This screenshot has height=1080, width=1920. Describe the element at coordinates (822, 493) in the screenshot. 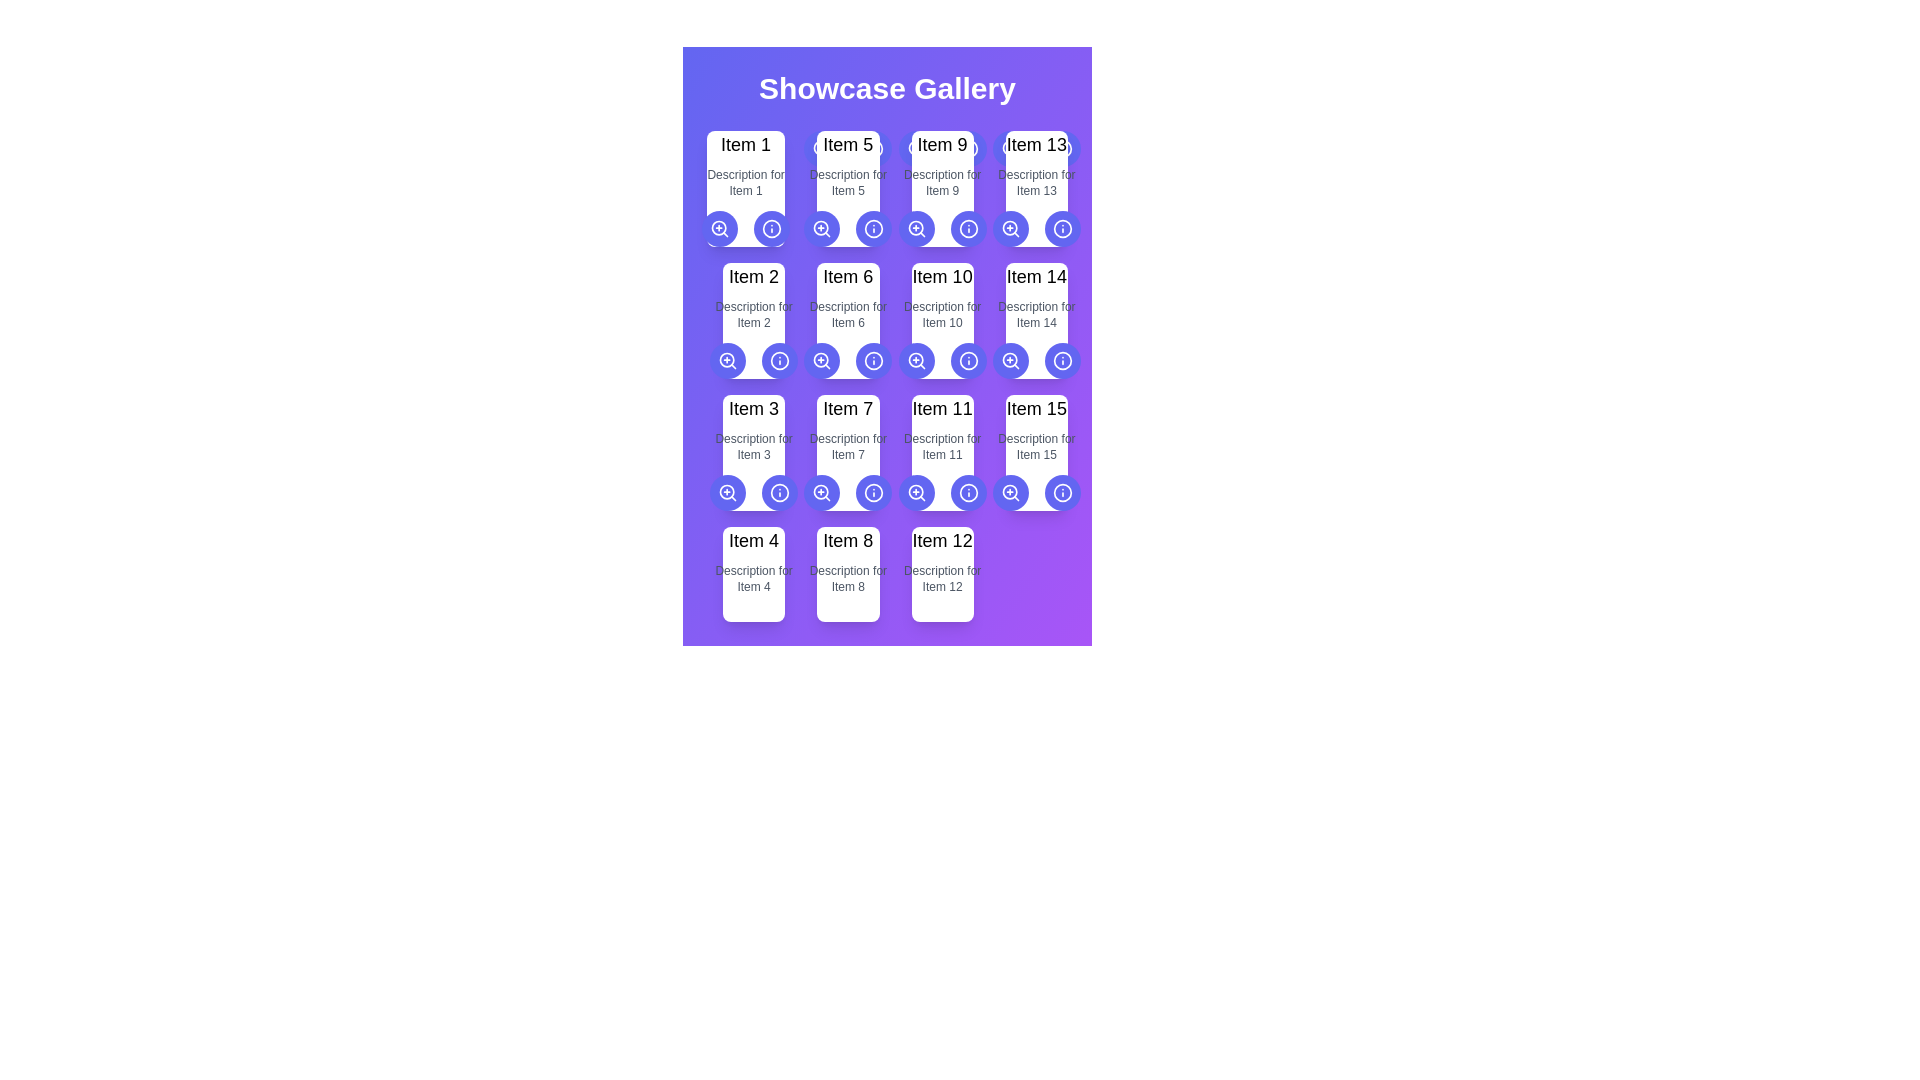

I see `the leftmost button in the fourth row of the grid layout` at that location.